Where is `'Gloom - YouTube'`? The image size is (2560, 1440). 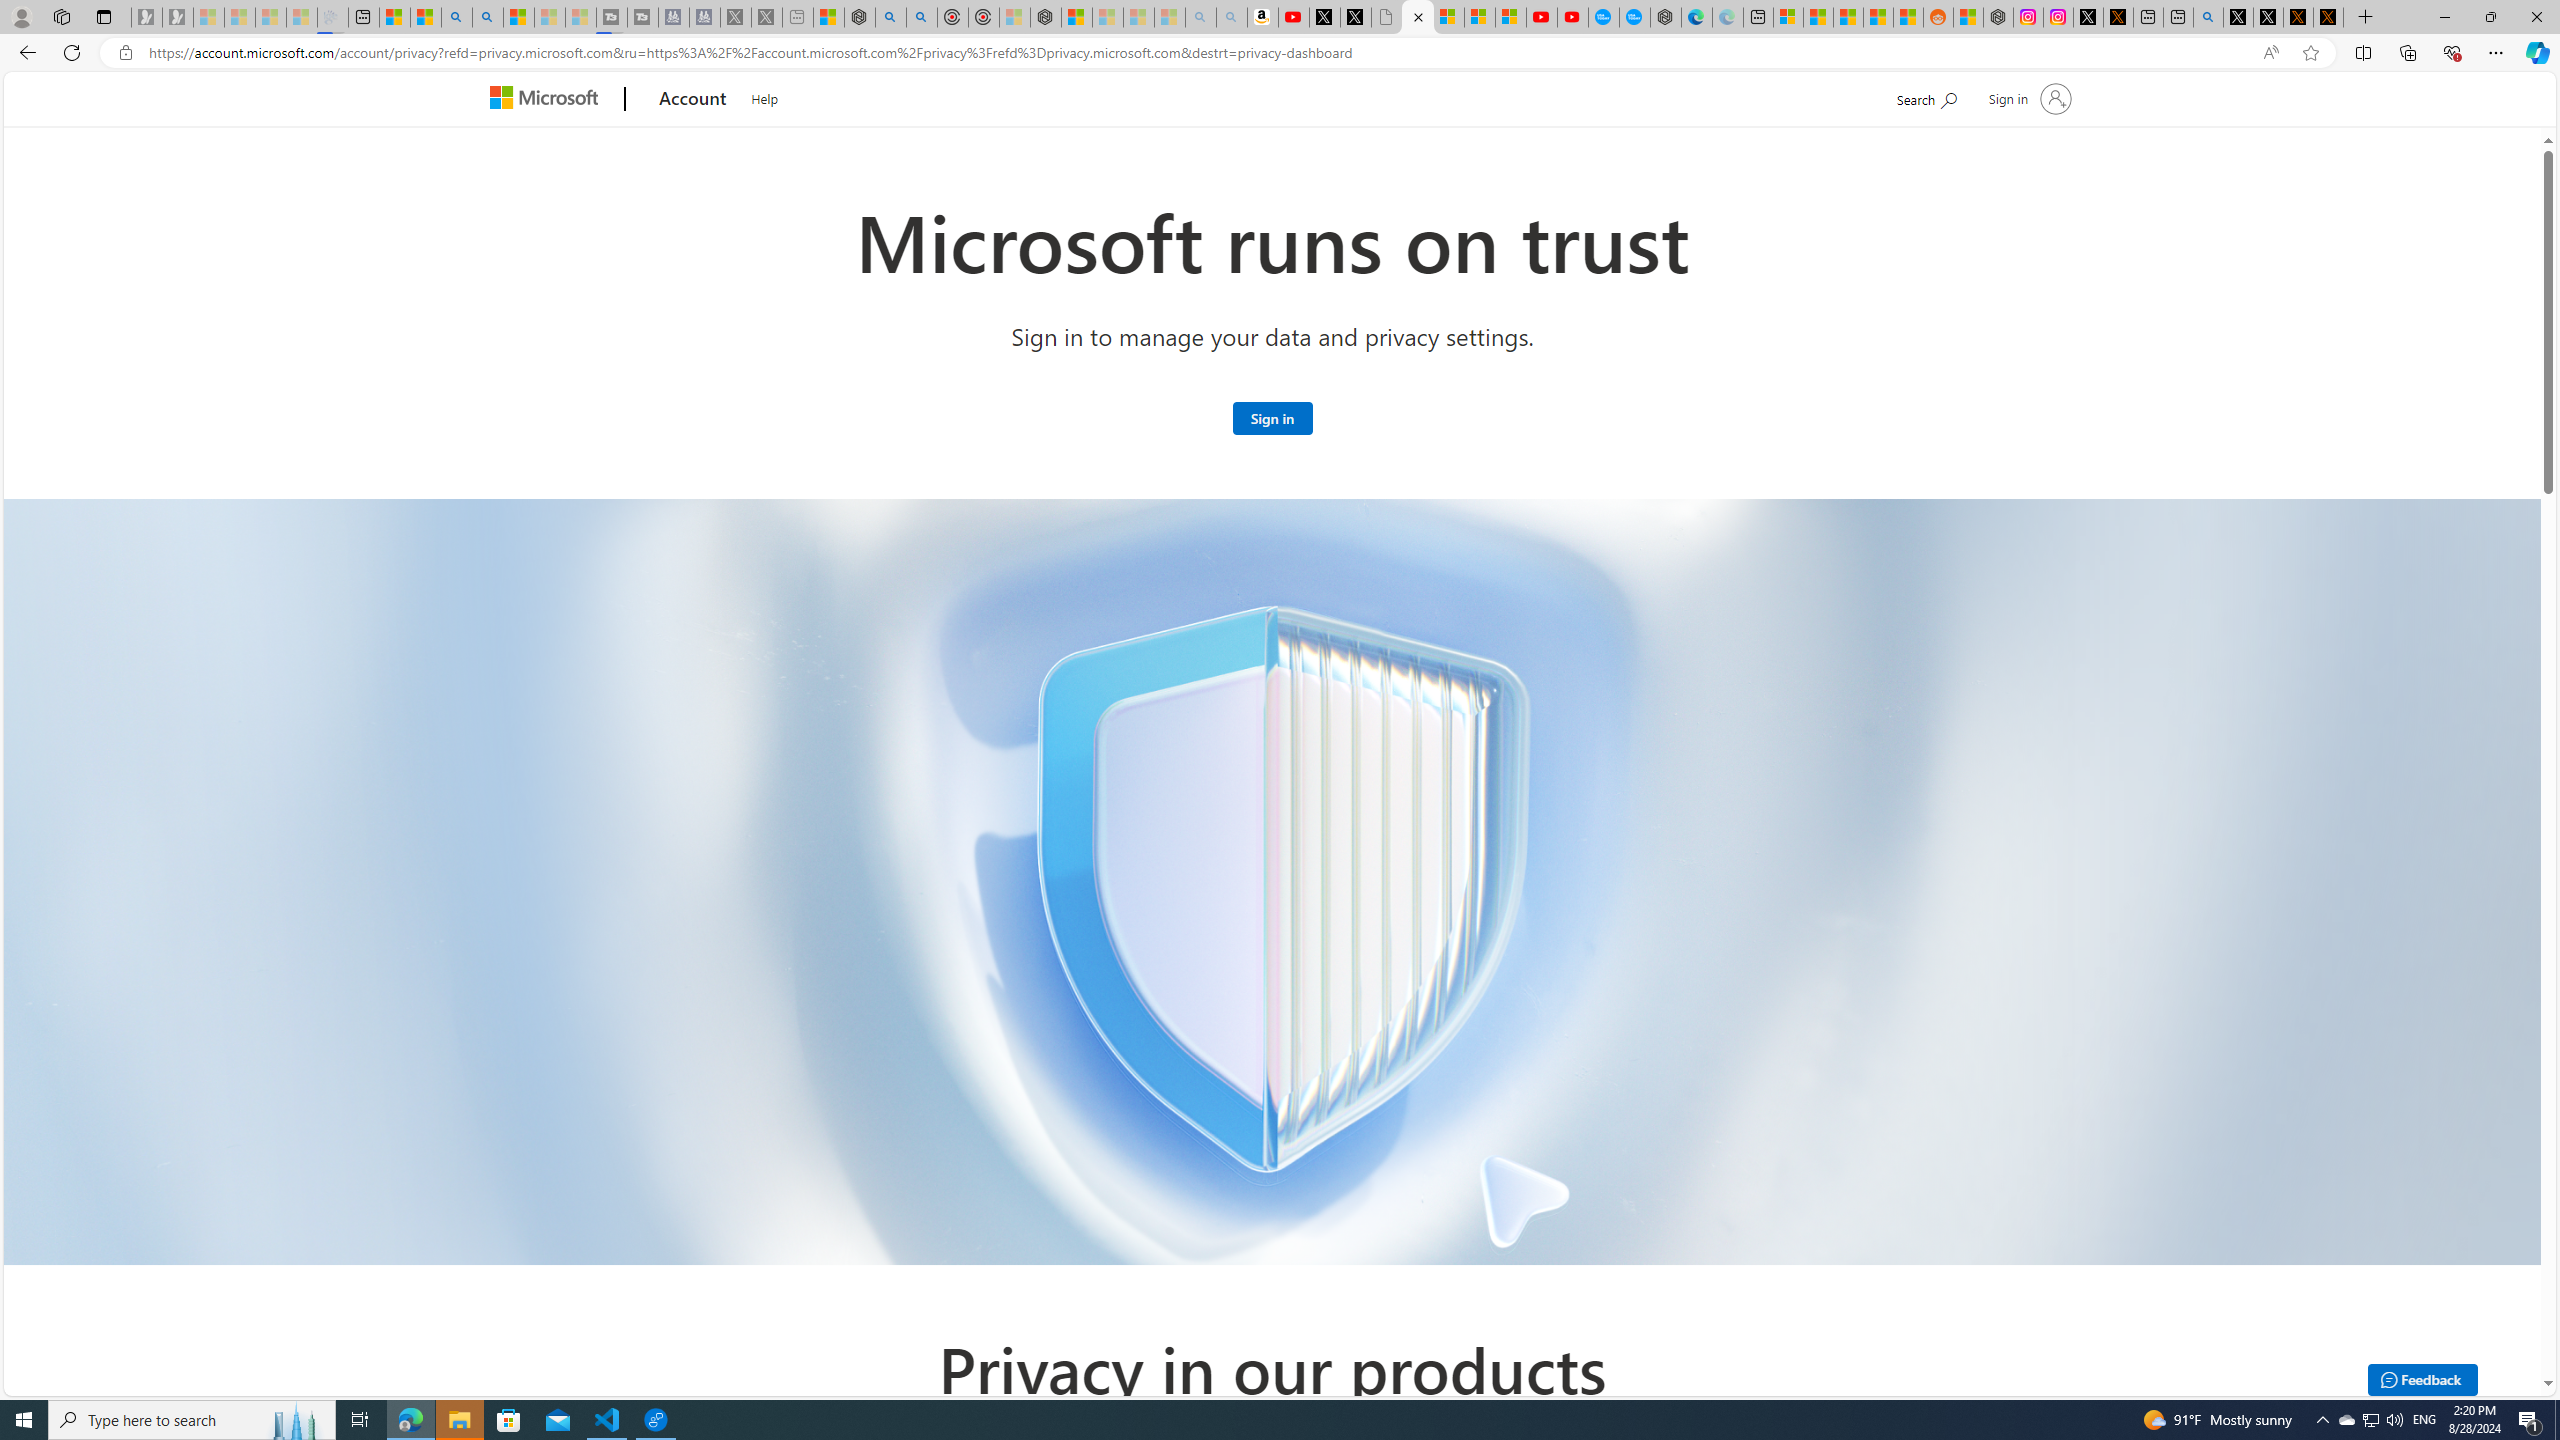 'Gloom - YouTube' is located at coordinates (1541, 16).